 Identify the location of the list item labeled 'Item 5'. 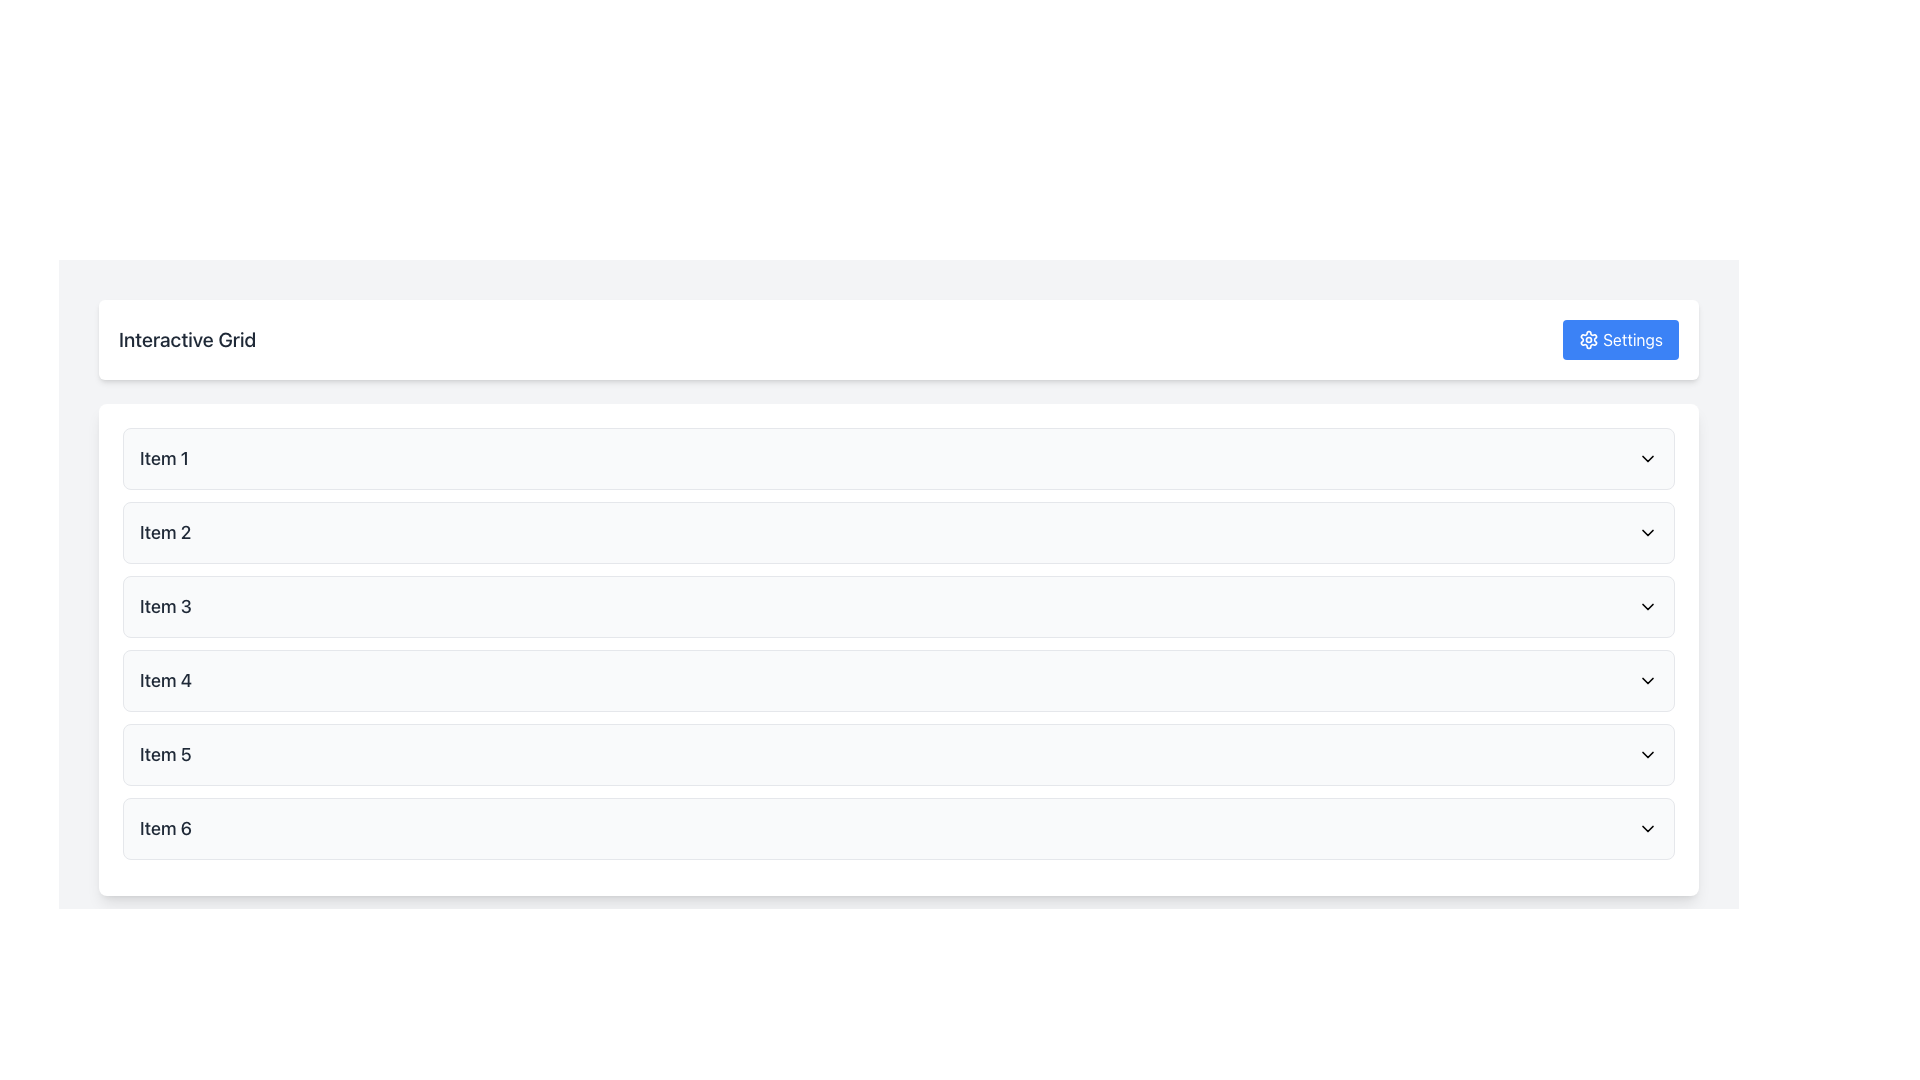
(897, 755).